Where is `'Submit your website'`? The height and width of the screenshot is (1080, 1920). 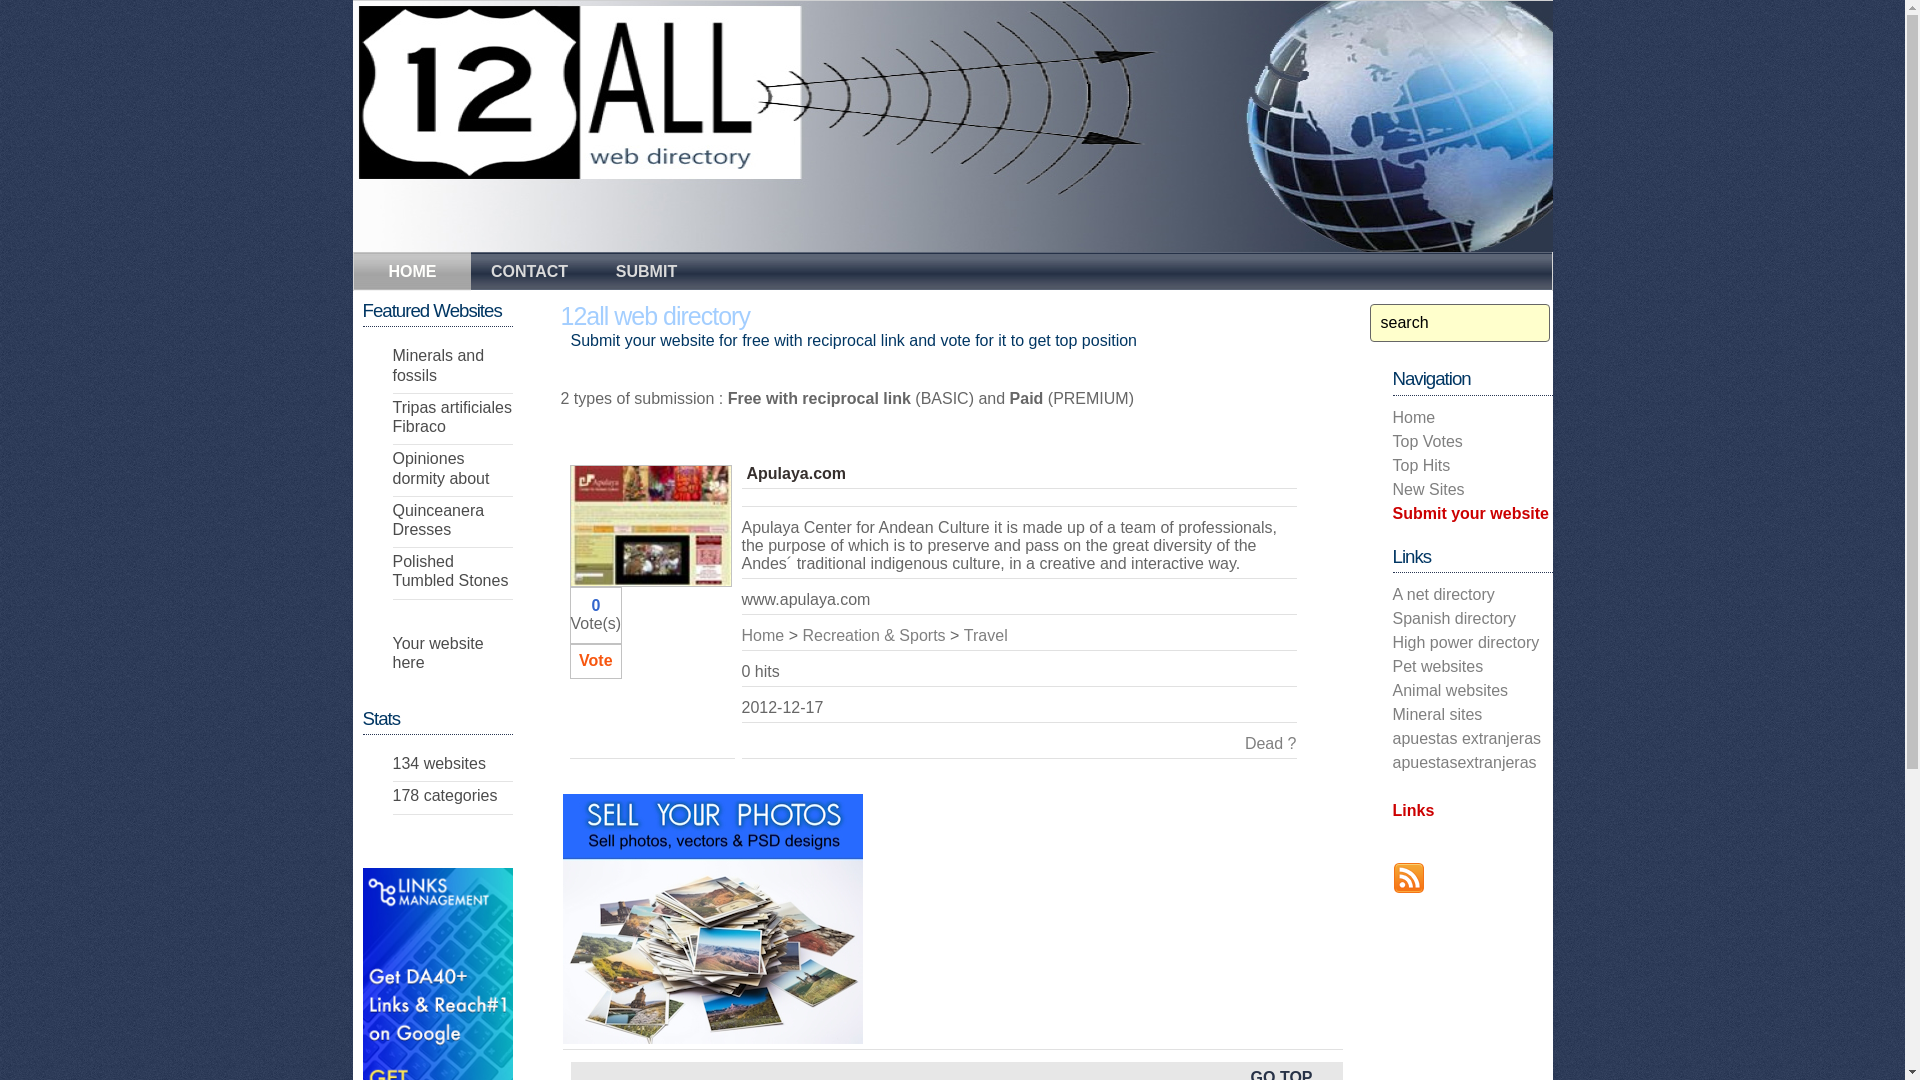
'Submit your website' is located at coordinates (1469, 512).